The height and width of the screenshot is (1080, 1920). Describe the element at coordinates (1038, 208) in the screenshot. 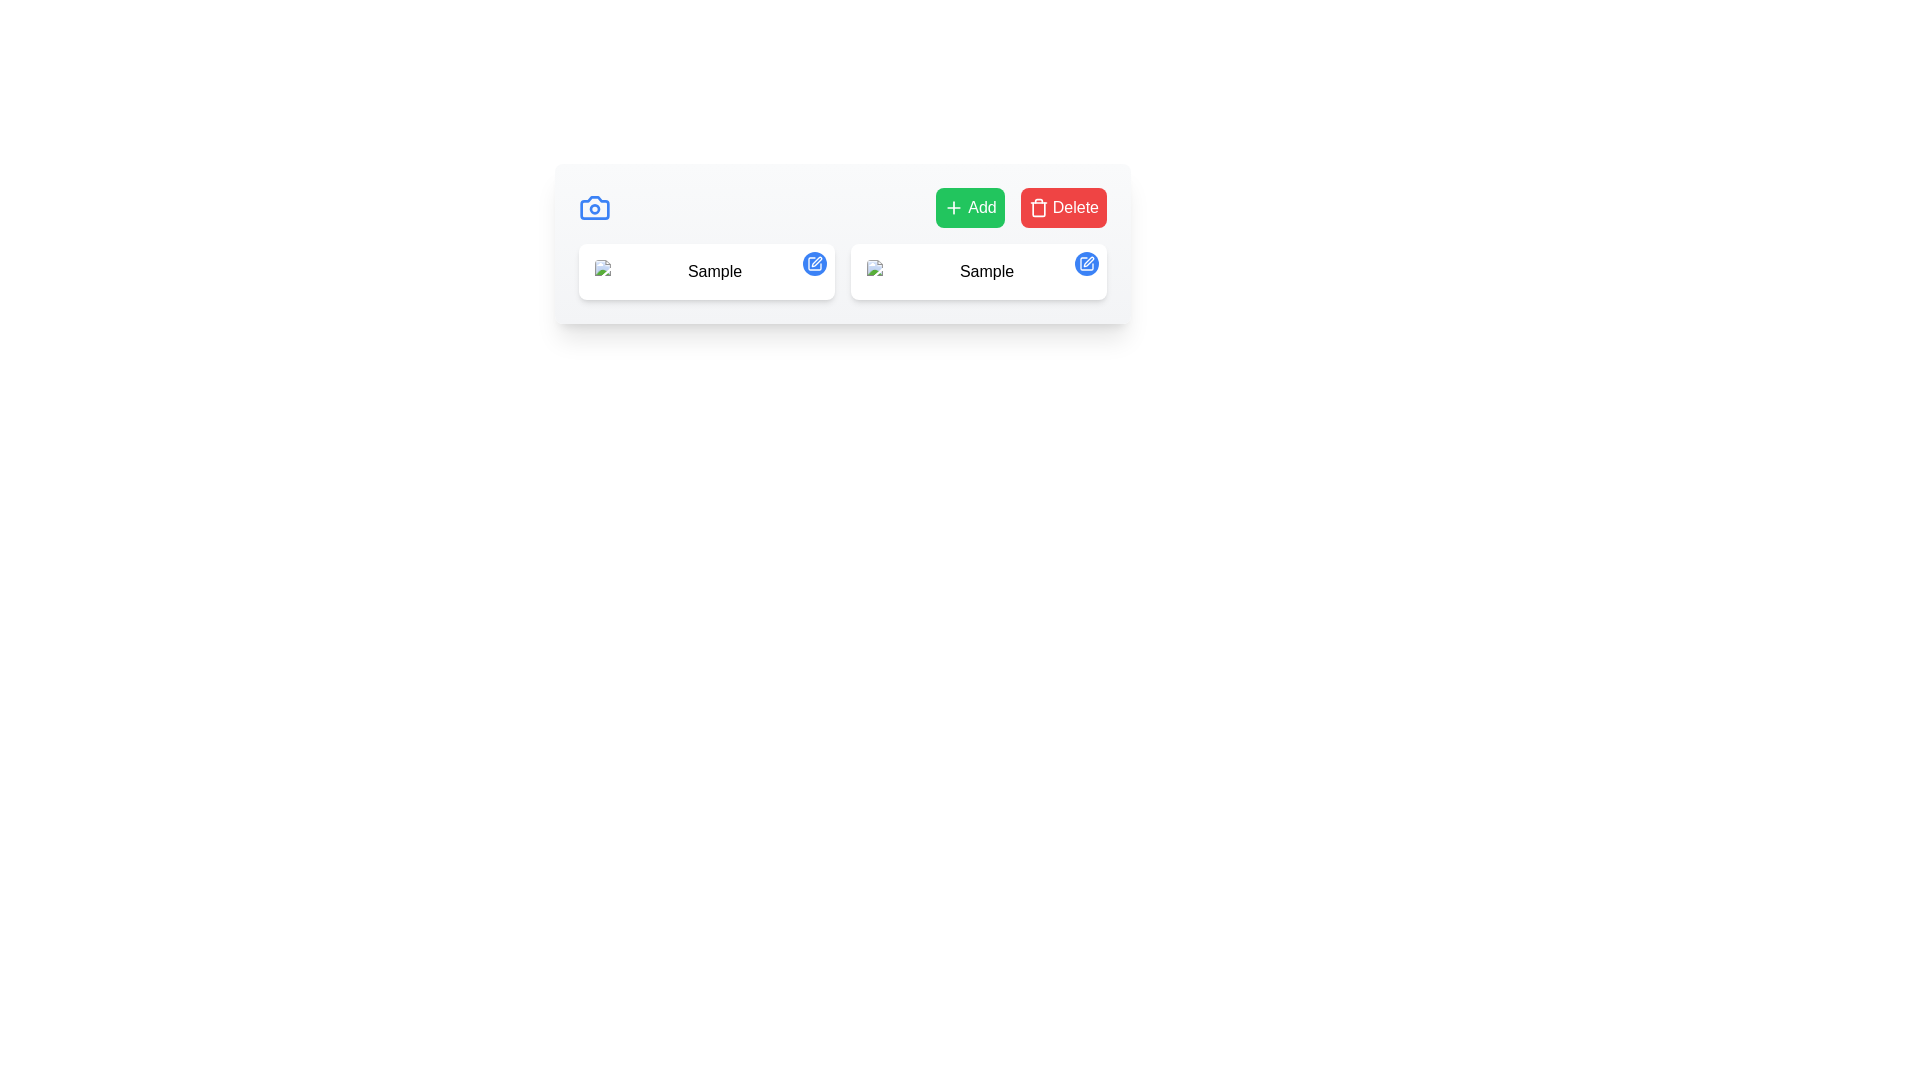

I see `the trash bin icon located within the red 'Delete' button at the top-right of the interface` at that location.